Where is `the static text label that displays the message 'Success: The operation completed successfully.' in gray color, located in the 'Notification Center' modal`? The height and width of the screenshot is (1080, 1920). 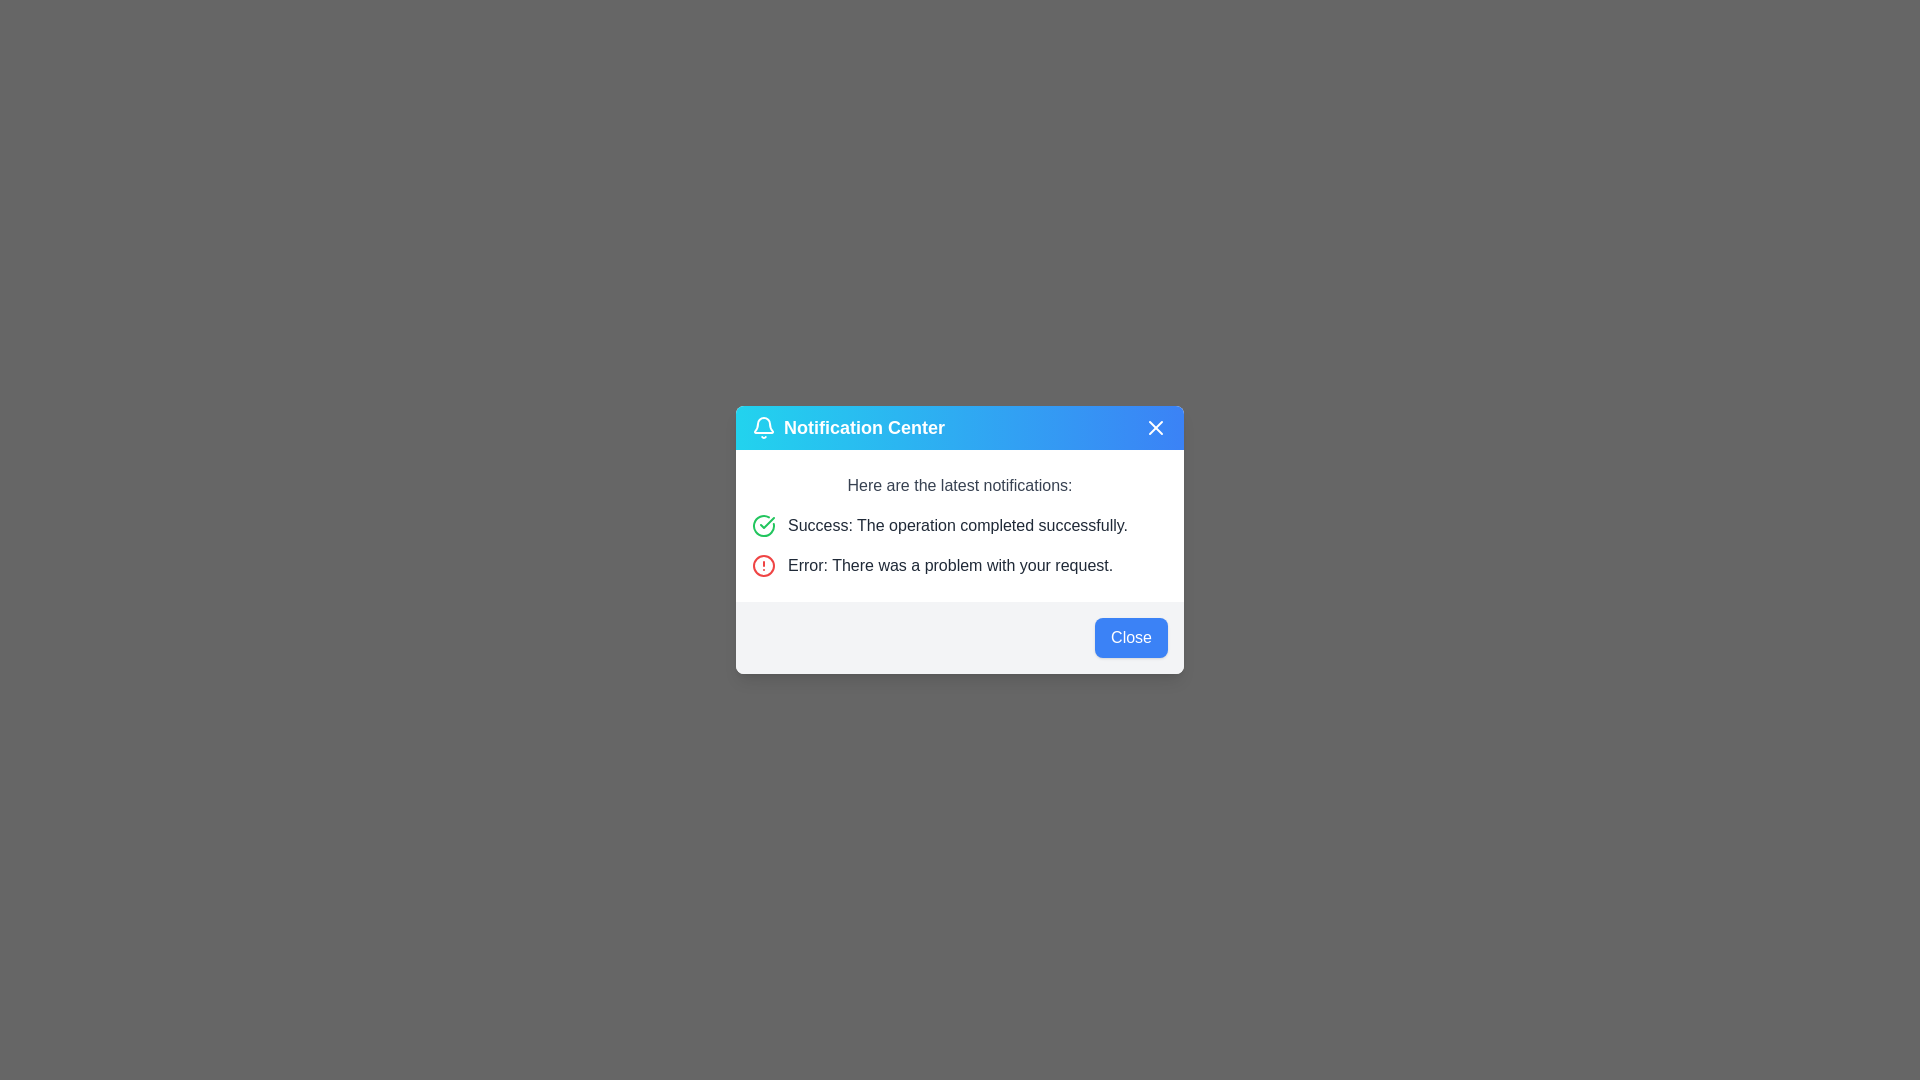
the static text label that displays the message 'Success: The operation completed successfully.' in gray color, located in the 'Notification Center' modal is located at coordinates (957, 524).